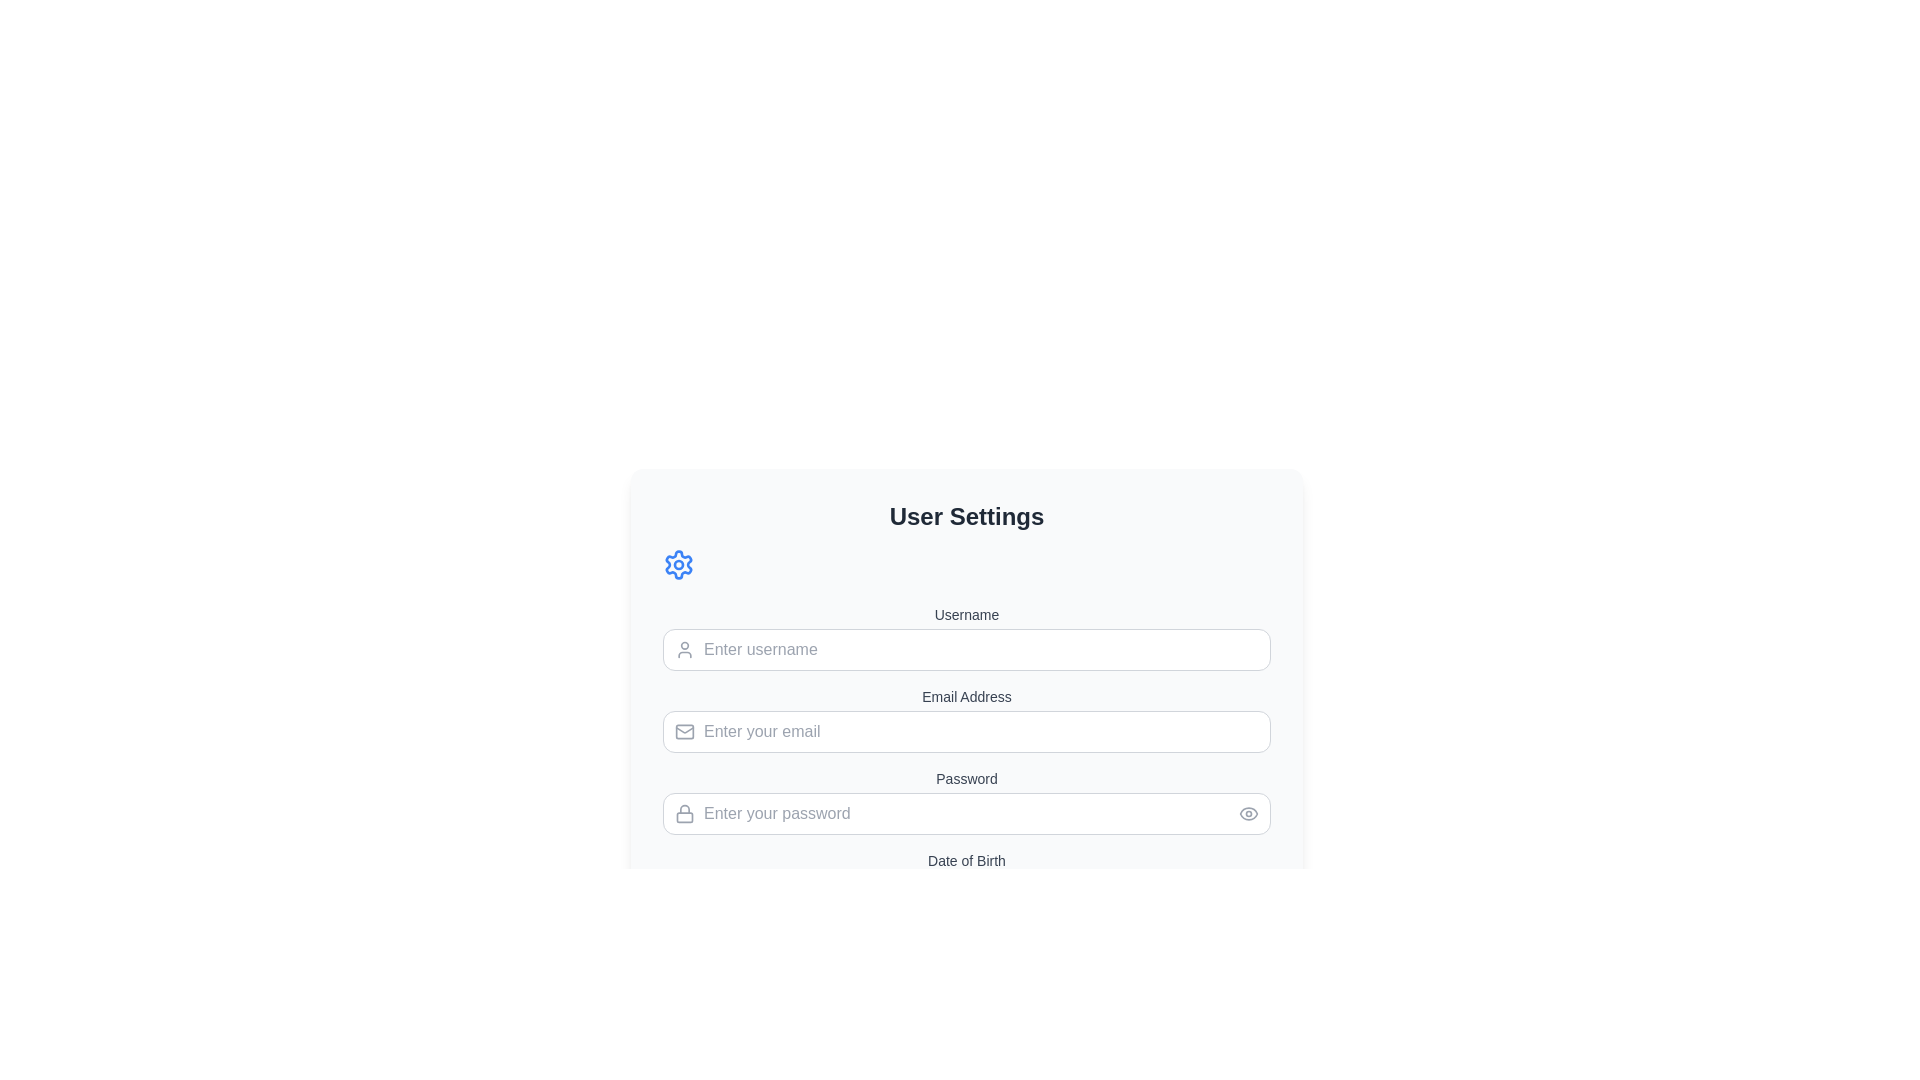 This screenshot has width=1920, height=1080. Describe the element at coordinates (966, 790) in the screenshot. I see `inside the input fields of the User Settings form to type information such as Username, Email Address, Password, and Date of Birth` at that location.